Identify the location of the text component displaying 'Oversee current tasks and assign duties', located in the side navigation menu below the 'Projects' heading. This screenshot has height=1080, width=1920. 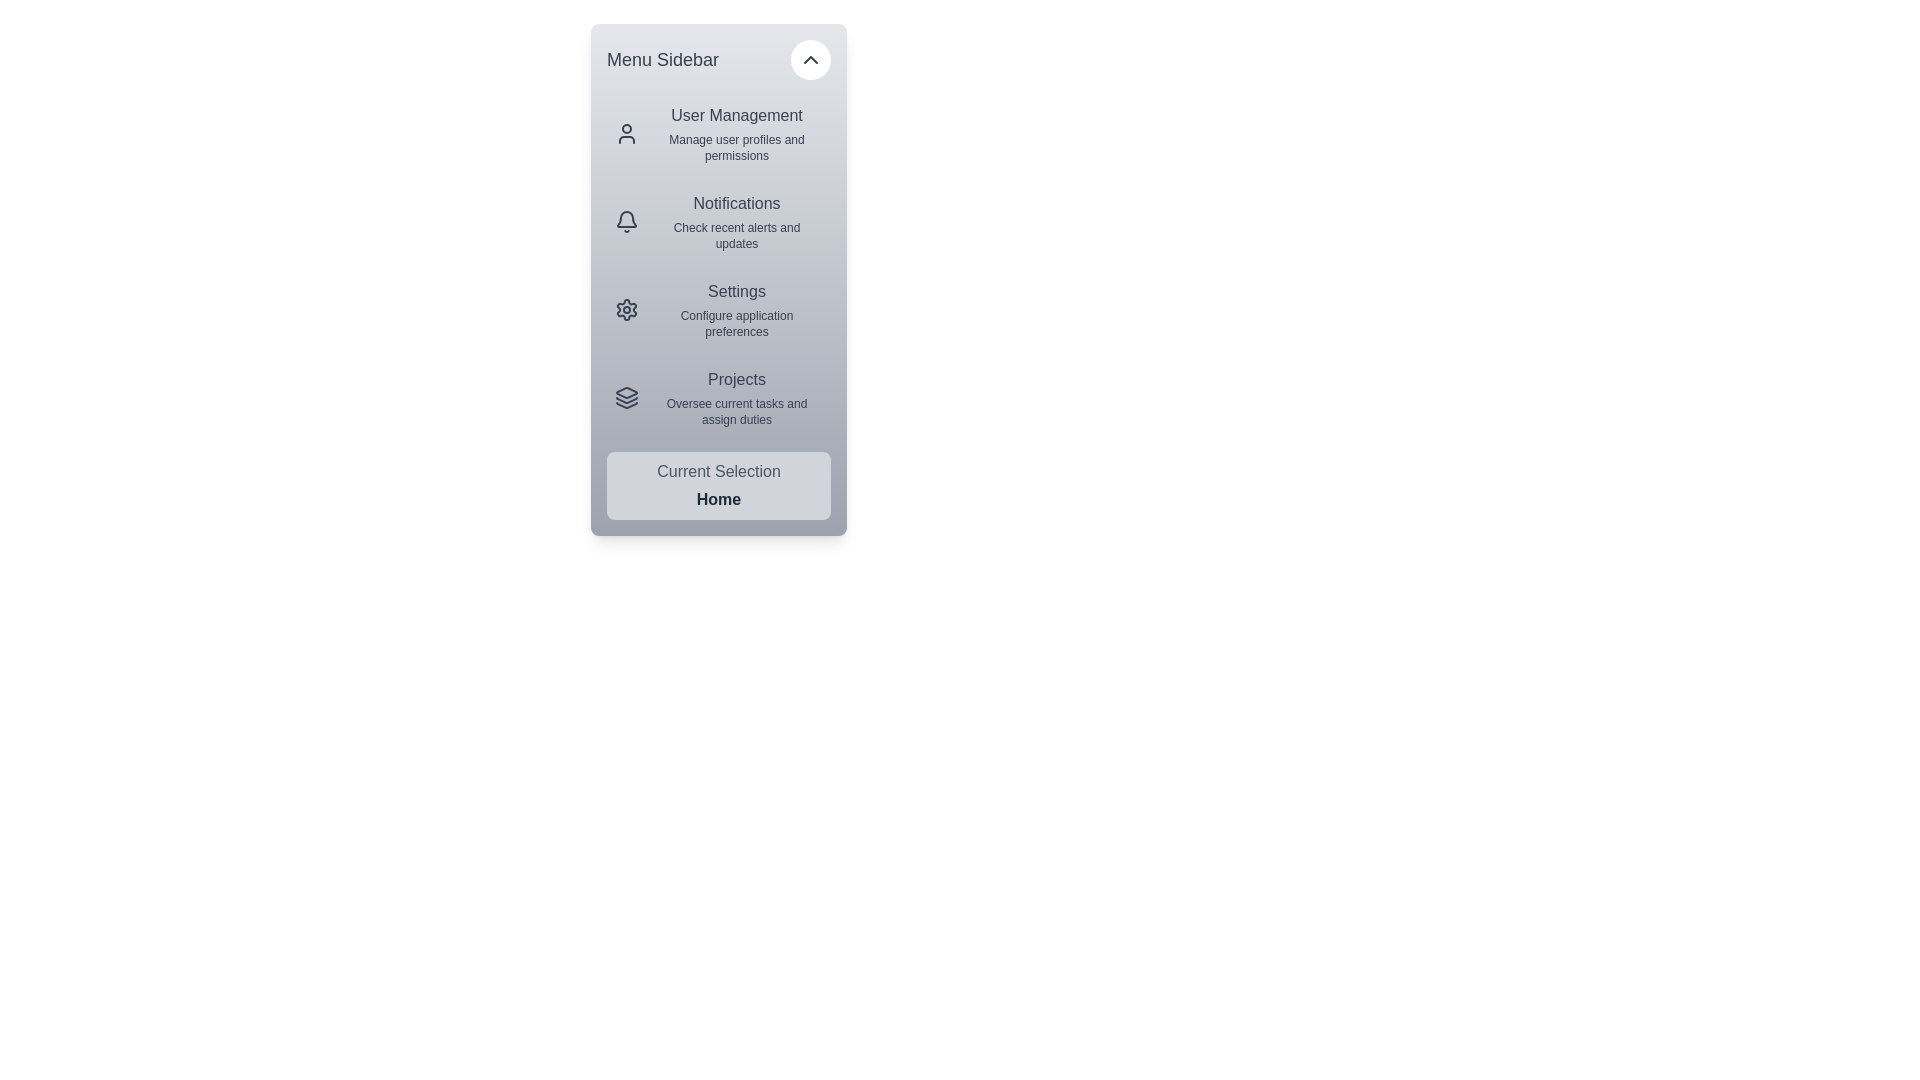
(736, 411).